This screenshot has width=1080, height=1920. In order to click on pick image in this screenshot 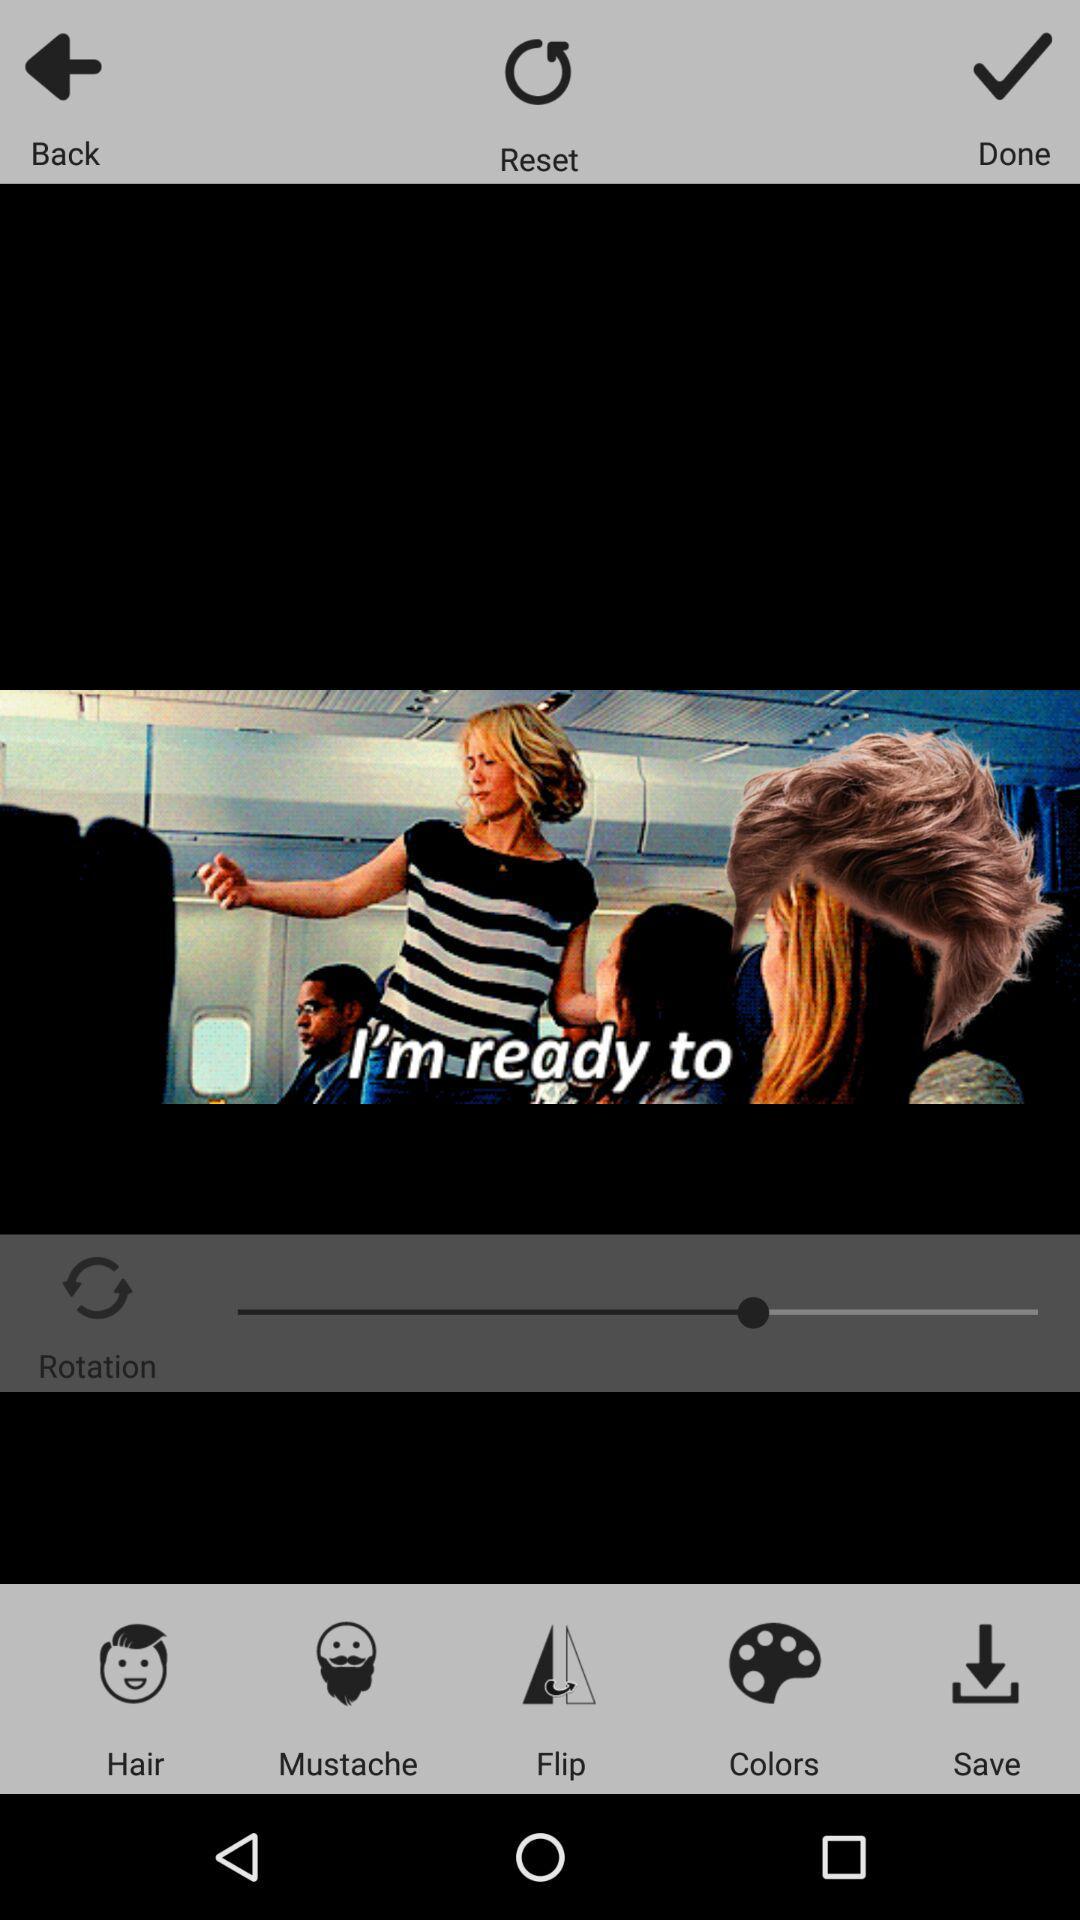, I will do `click(135, 1662)`.